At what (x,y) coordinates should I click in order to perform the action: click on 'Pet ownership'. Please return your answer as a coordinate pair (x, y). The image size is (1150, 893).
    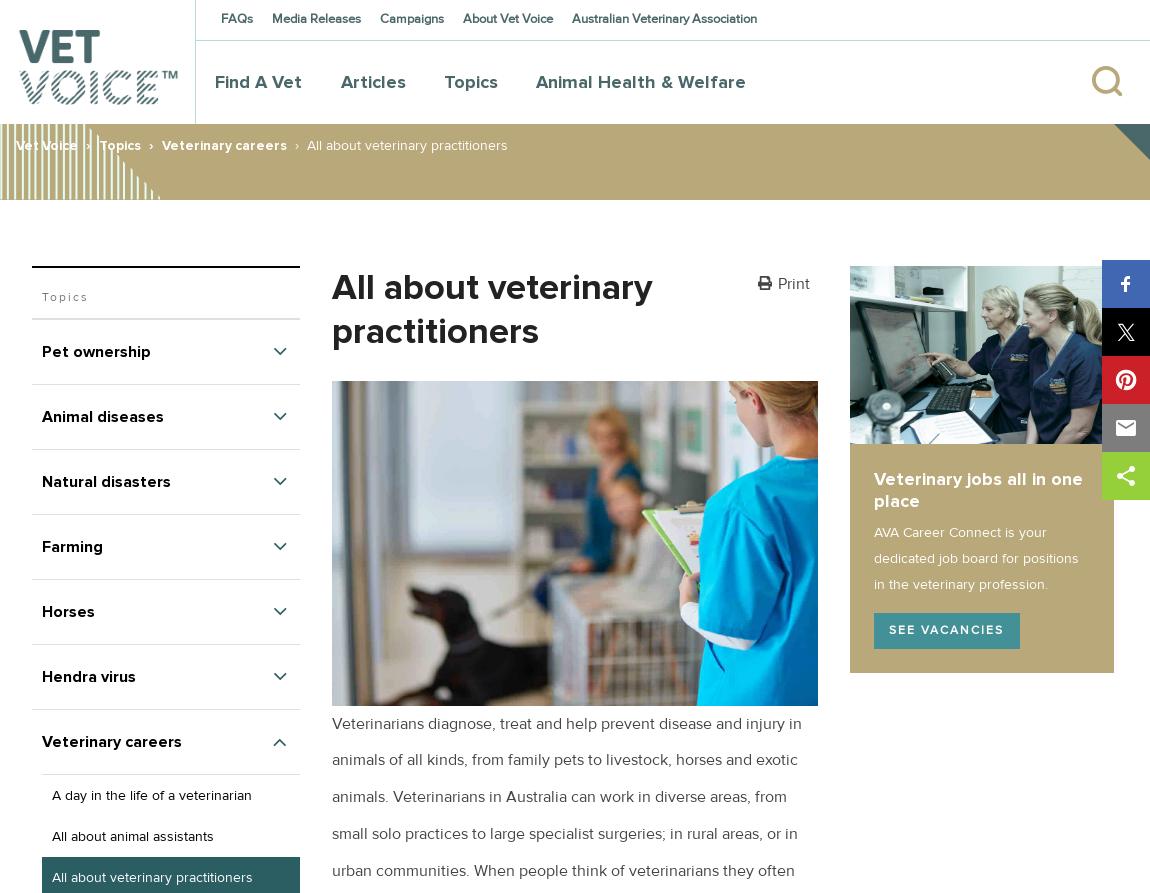
    Looking at the image, I should click on (95, 352).